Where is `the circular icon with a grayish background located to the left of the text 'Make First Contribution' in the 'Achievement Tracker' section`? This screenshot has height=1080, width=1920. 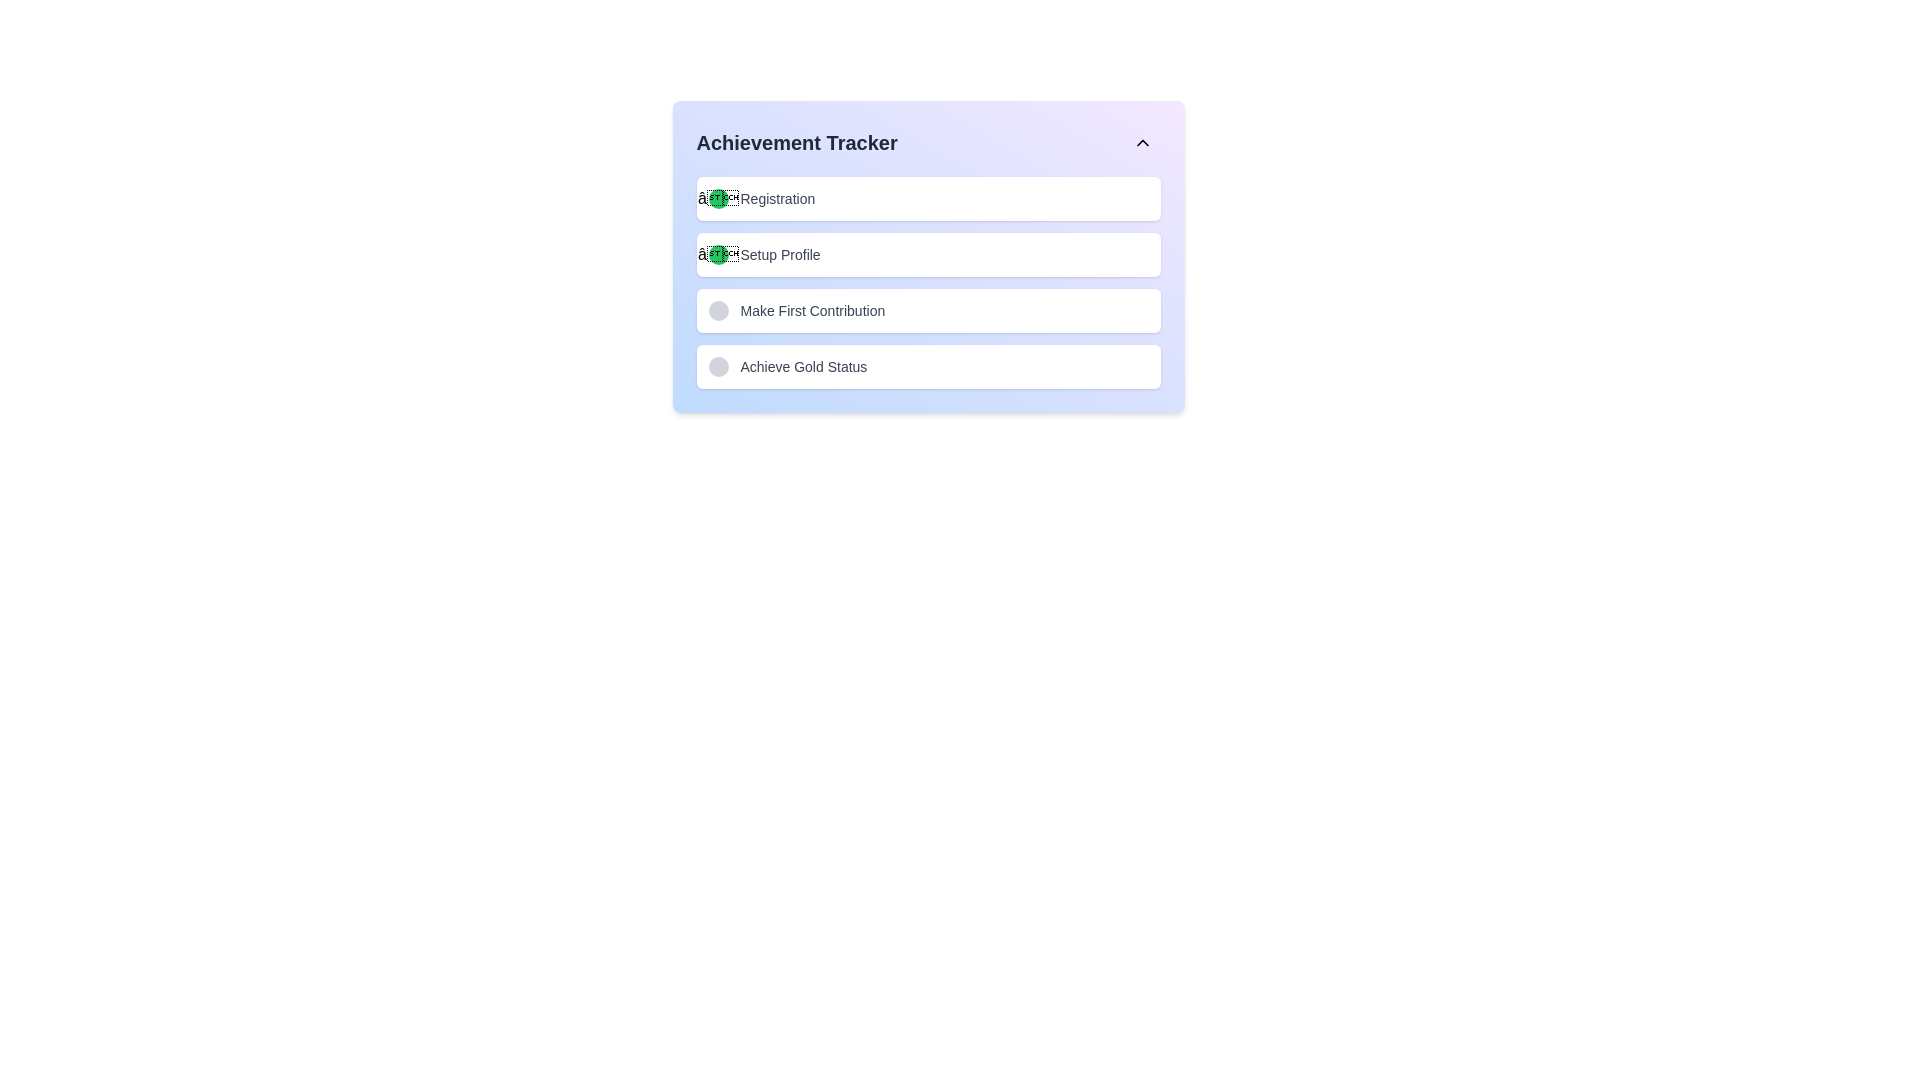 the circular icon with a grayish background located to the left of the text 'Make First Contribution' in the 'Achievement Tracker' section is located at coordinates (718, 311).